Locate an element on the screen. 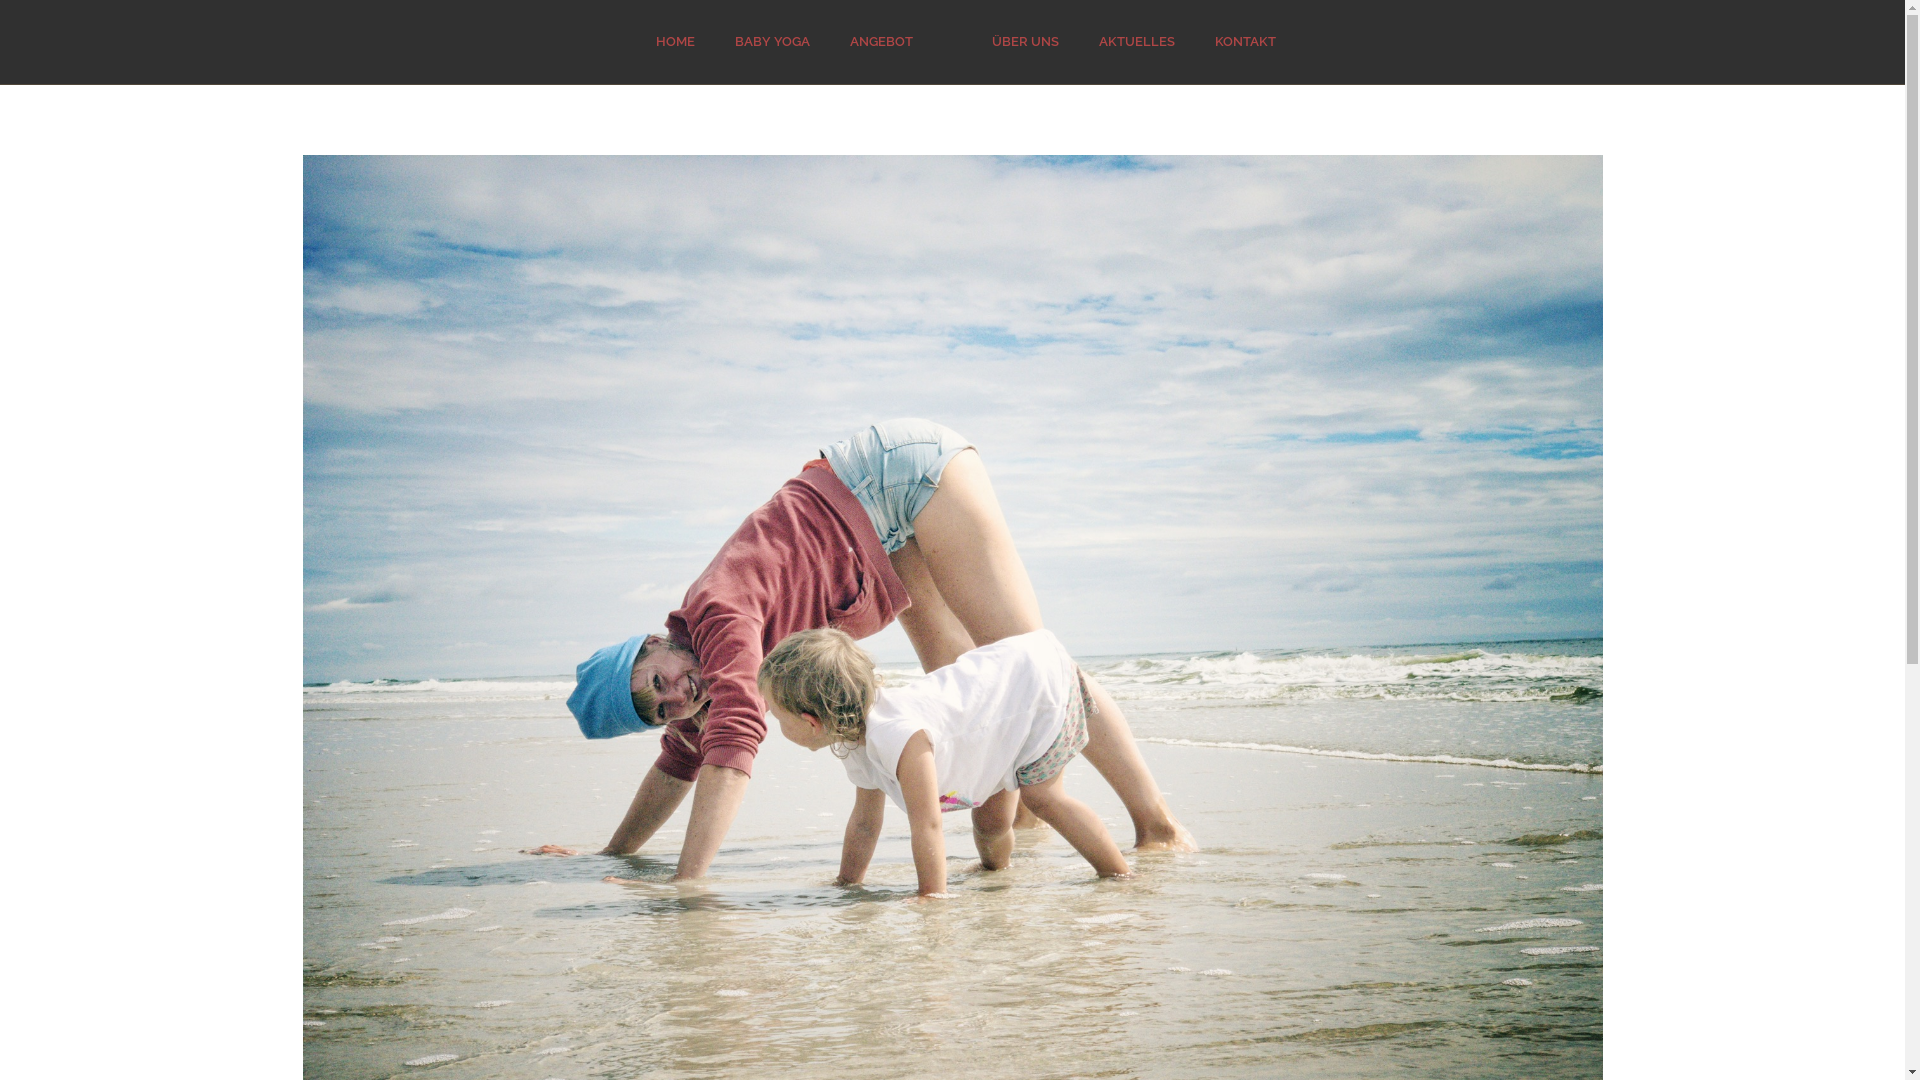  'ANGEBOT' is located at coordinates (880, 42).